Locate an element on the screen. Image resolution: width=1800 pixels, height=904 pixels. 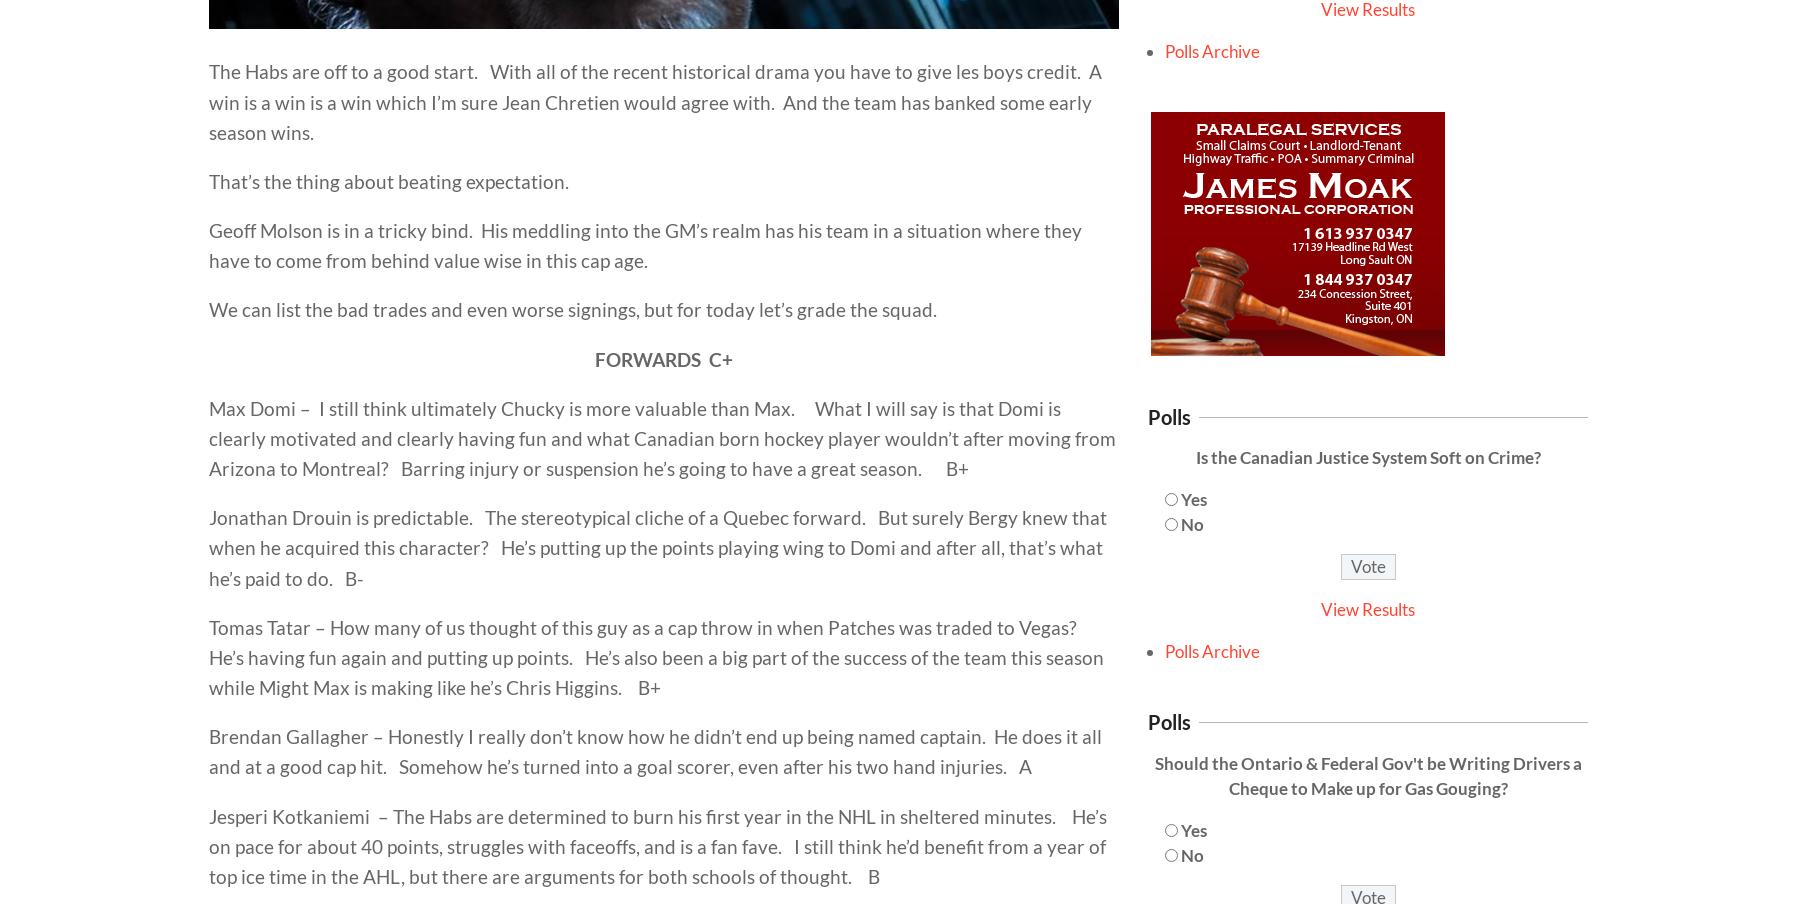
'Geoff Molson is in a tricky bind.  His meddling into the GM’s realm has his team in a situation where they have to come from behind value wise in this cap age.' is located at coordinates (208, 244).